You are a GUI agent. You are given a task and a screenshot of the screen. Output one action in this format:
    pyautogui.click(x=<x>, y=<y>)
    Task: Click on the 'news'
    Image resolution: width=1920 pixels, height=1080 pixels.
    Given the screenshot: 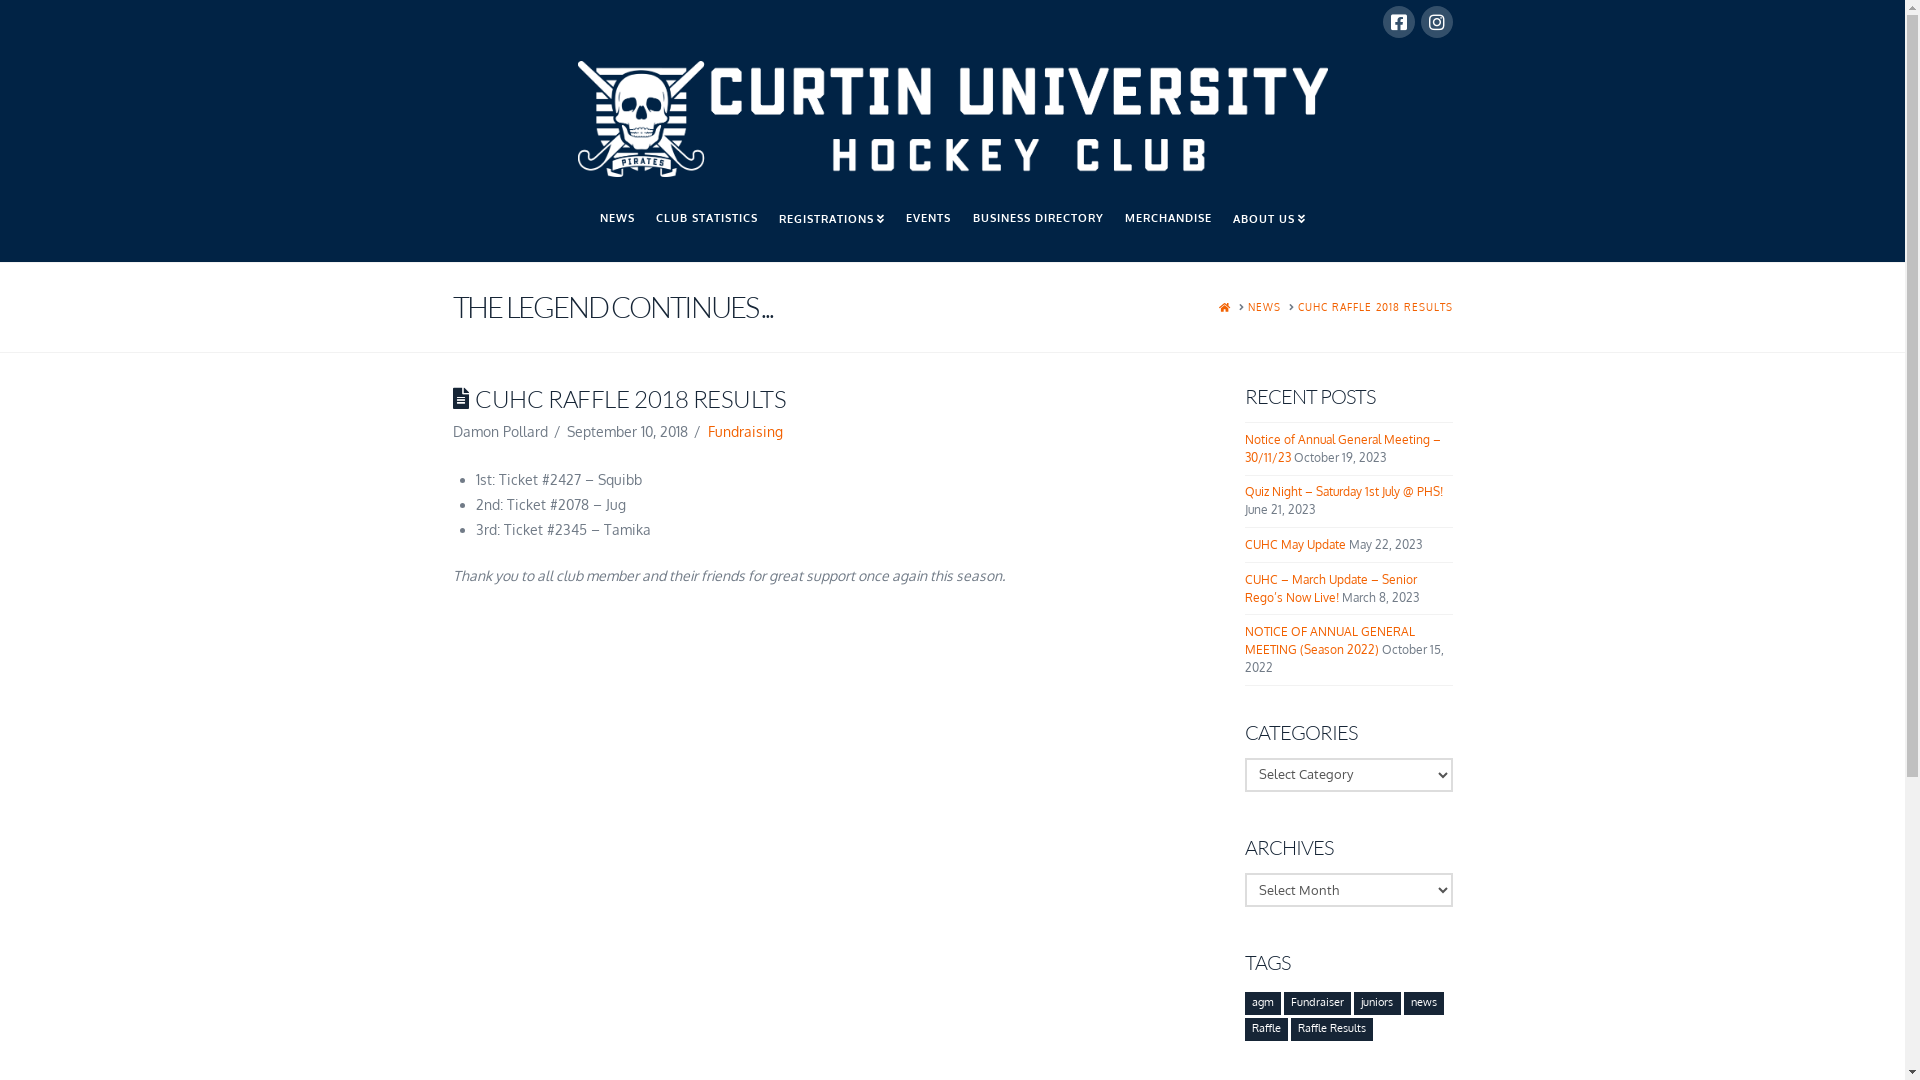 What is the action you would take?
    pyautogui.click(x=1423, y=1003)
    